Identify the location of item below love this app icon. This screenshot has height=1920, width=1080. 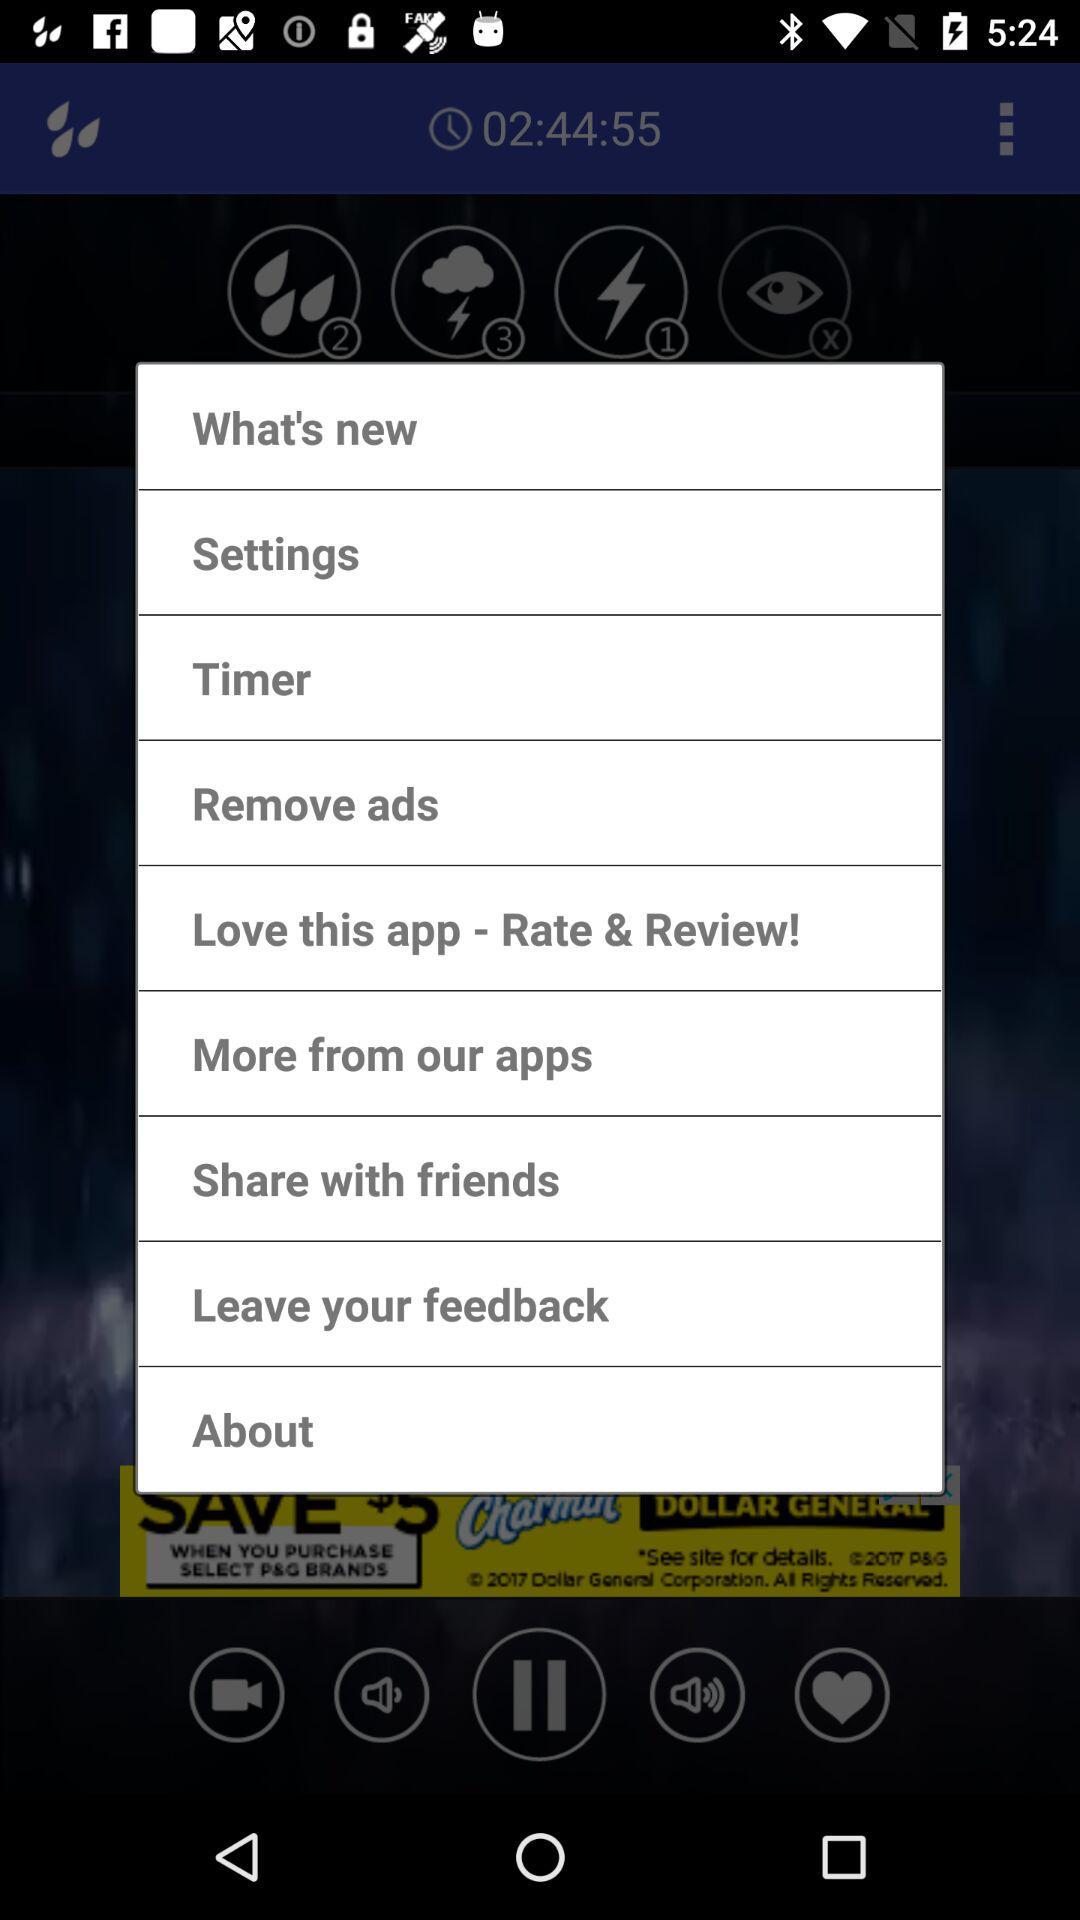
(372, 1052).